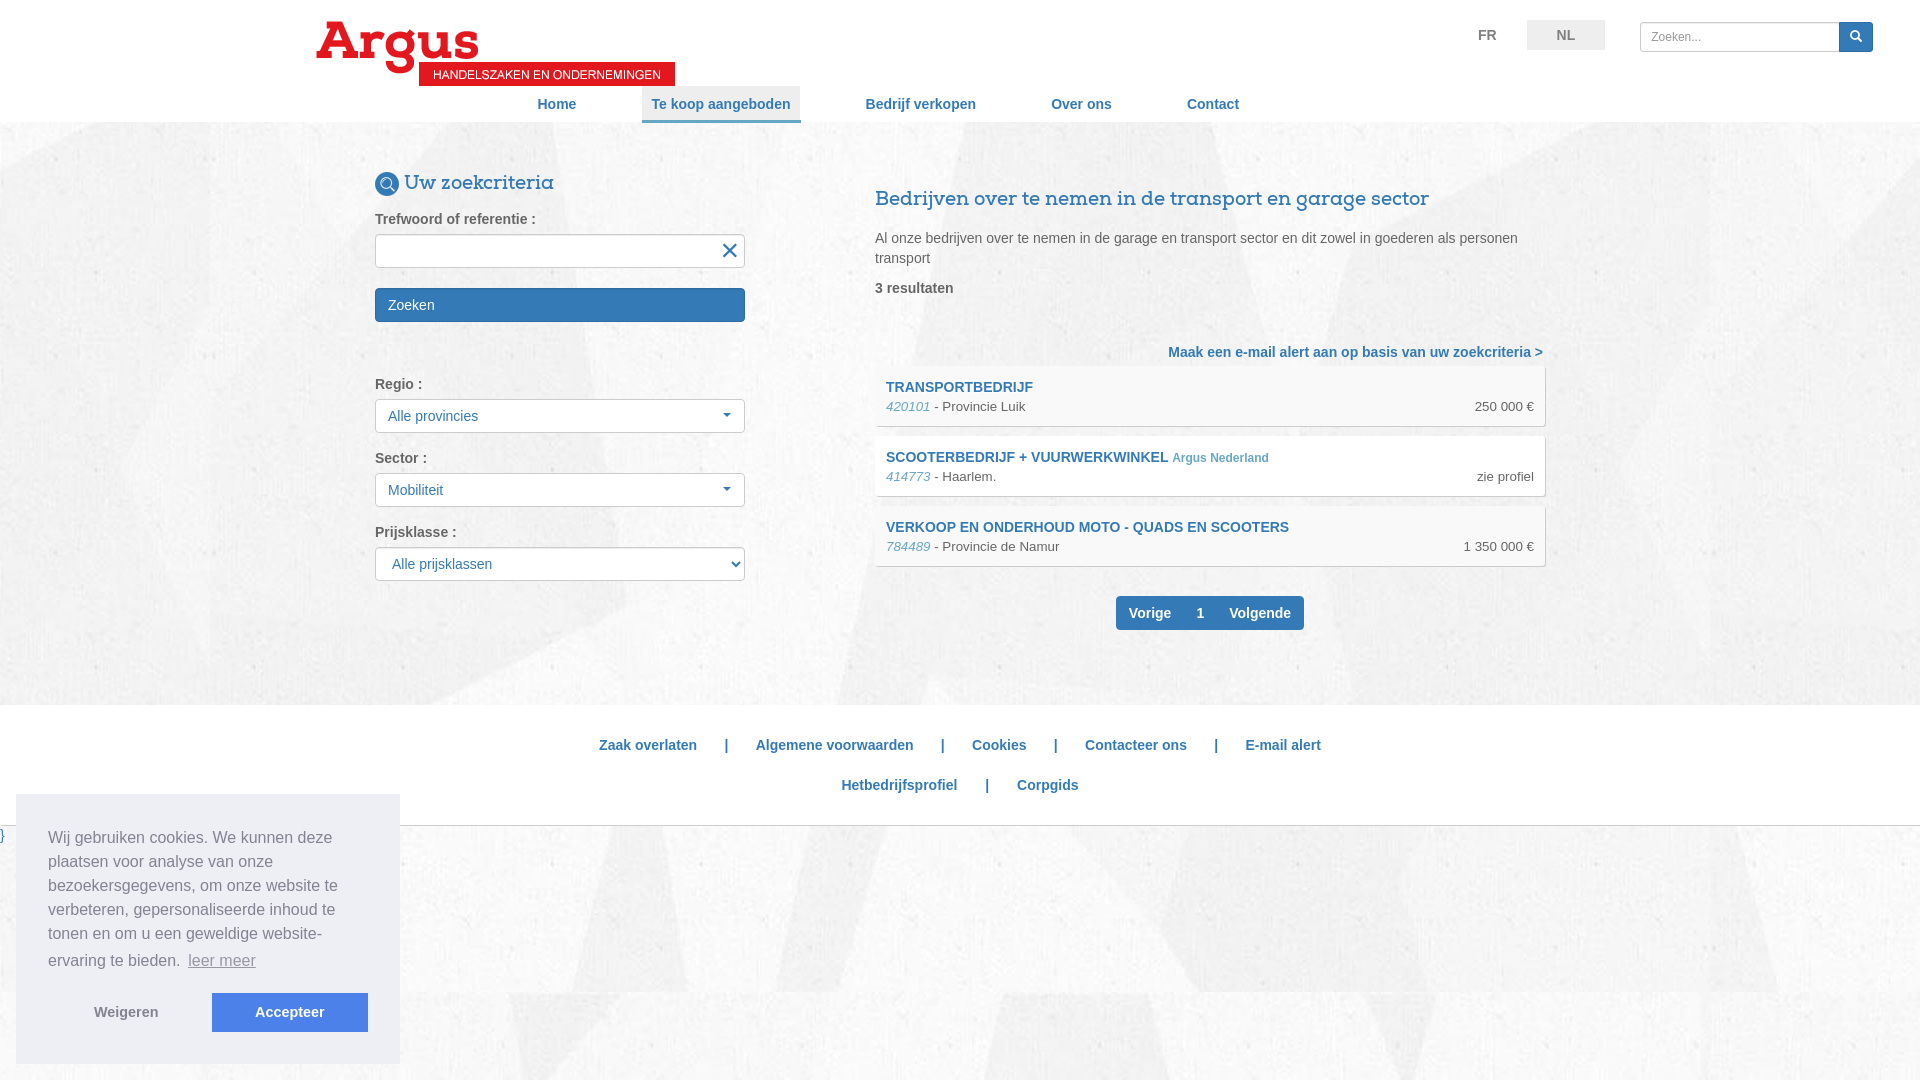 Image resolution: width=1920 pixels, height=1080 pixels. What do you see at coordinates (221, 959) in the screenshot?
I see `'leer meer'` at bounding box center [221, 959].